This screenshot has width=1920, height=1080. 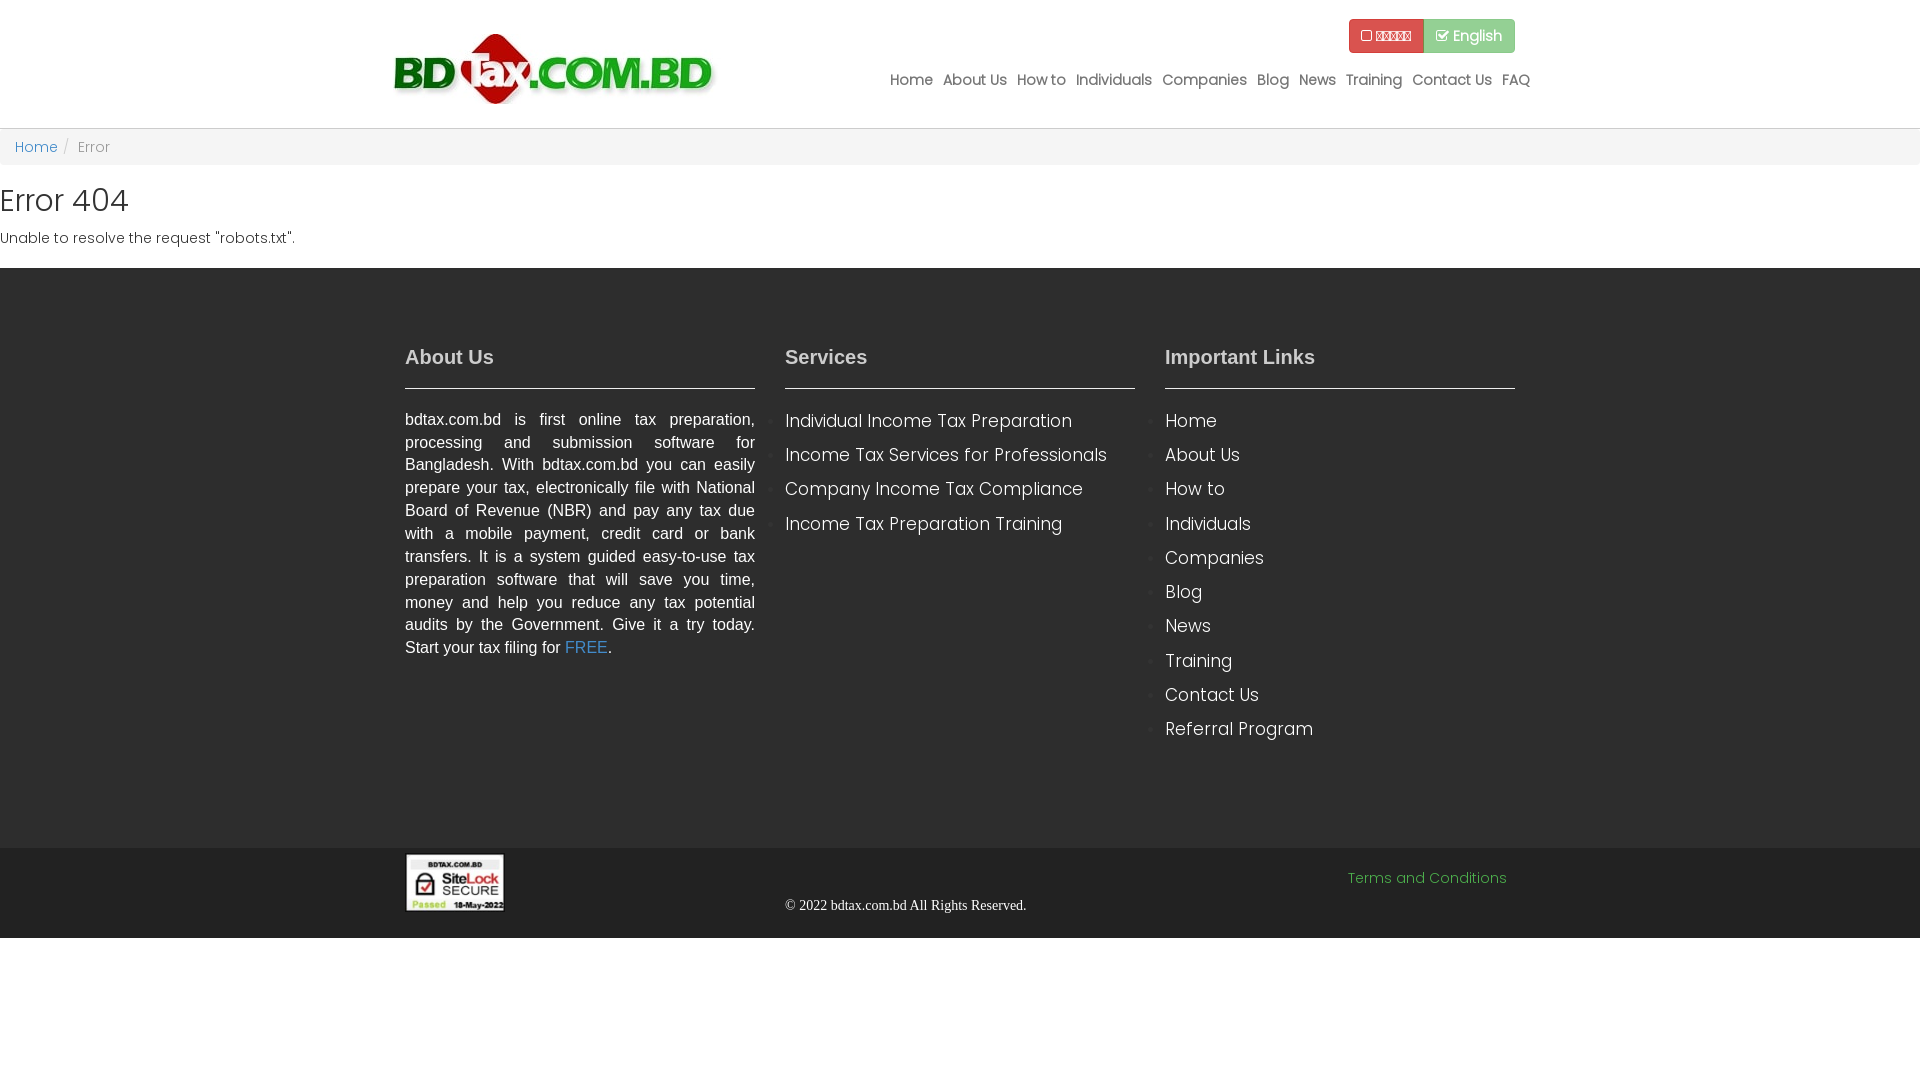 What do you see at coordinates (1426, 877) in the screenshot?
I see `'Terms and Conditions'` at bounding box center [1426, 877].